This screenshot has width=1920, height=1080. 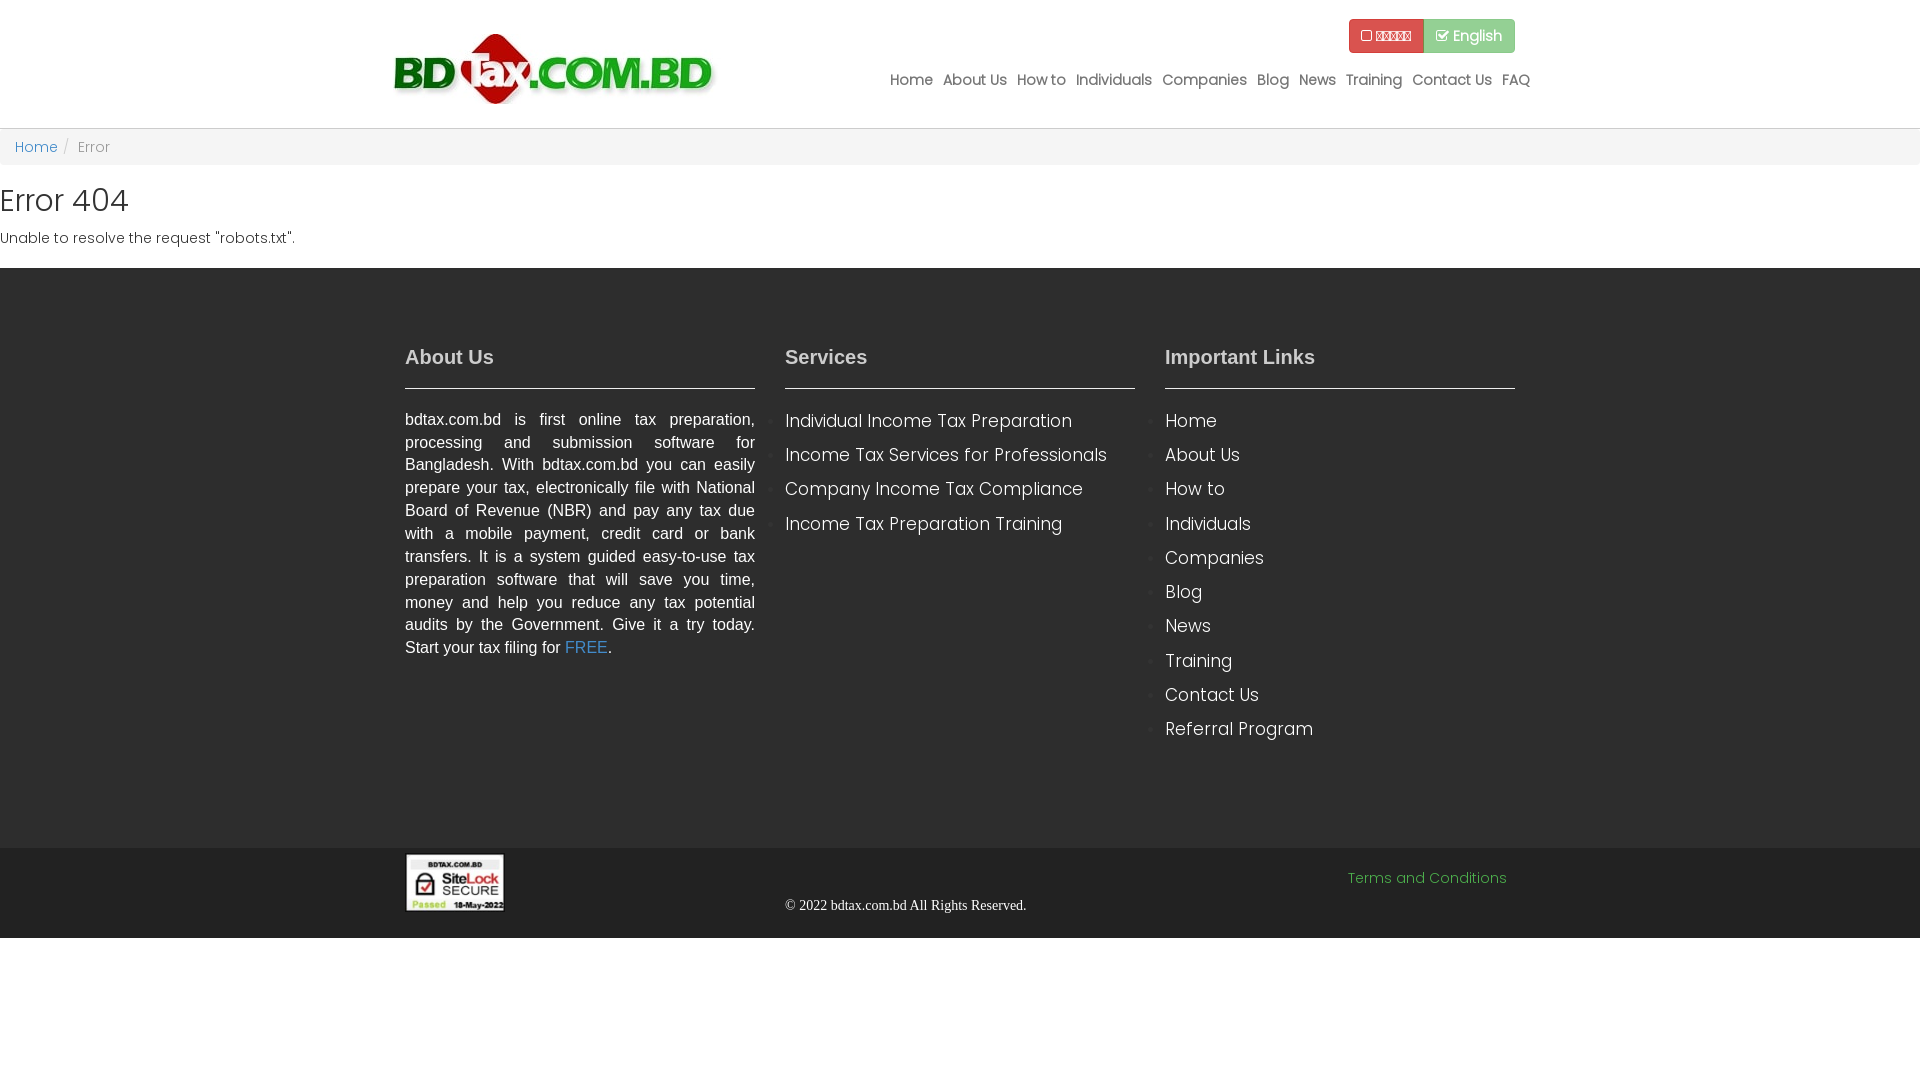 What do you see at coordinates (1426, 877) in the screenshot?
I see `'Terms and Conditions'` at bounding box center [1426, 877].